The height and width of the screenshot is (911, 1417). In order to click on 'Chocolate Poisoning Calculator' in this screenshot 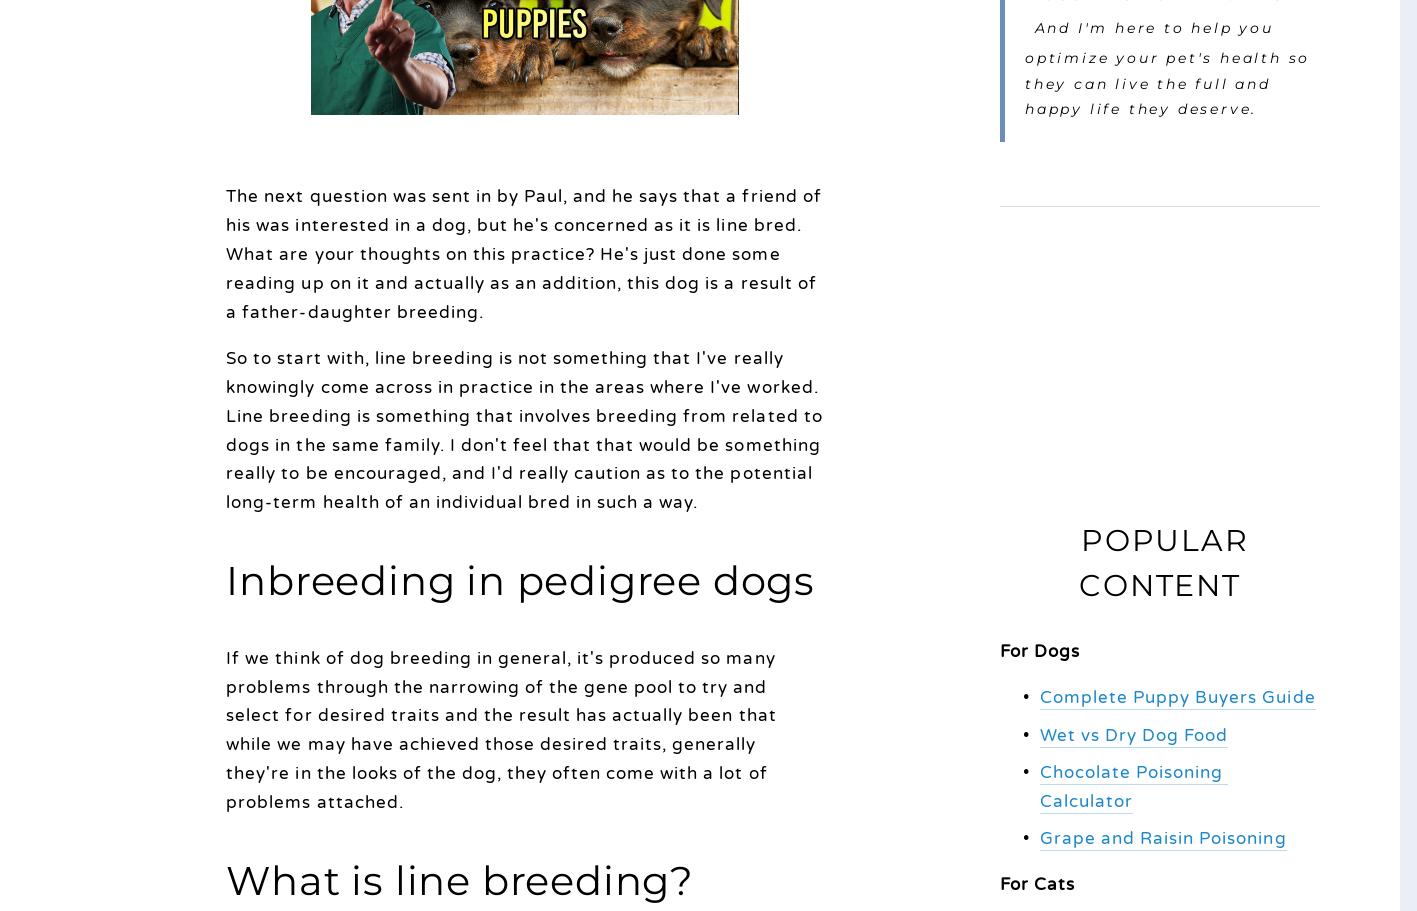, I will do `click(1133, 786)`.